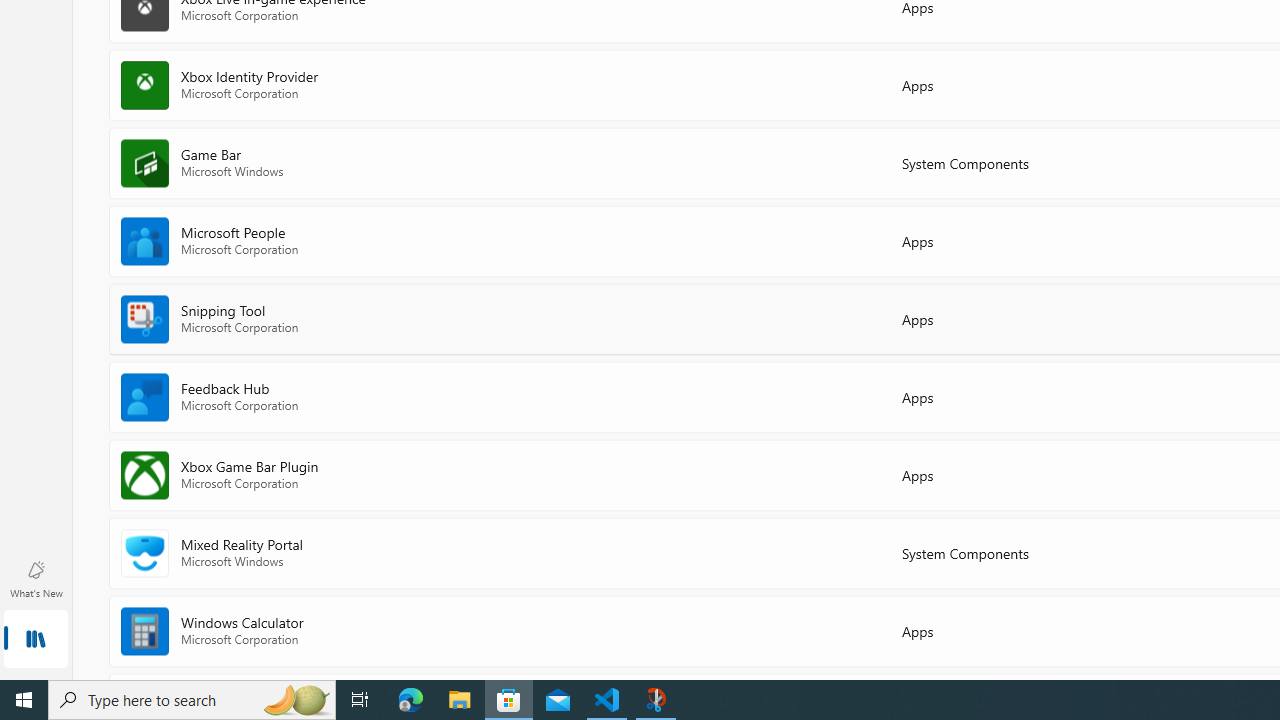  I want to click on 'Library', so click(35, 640).